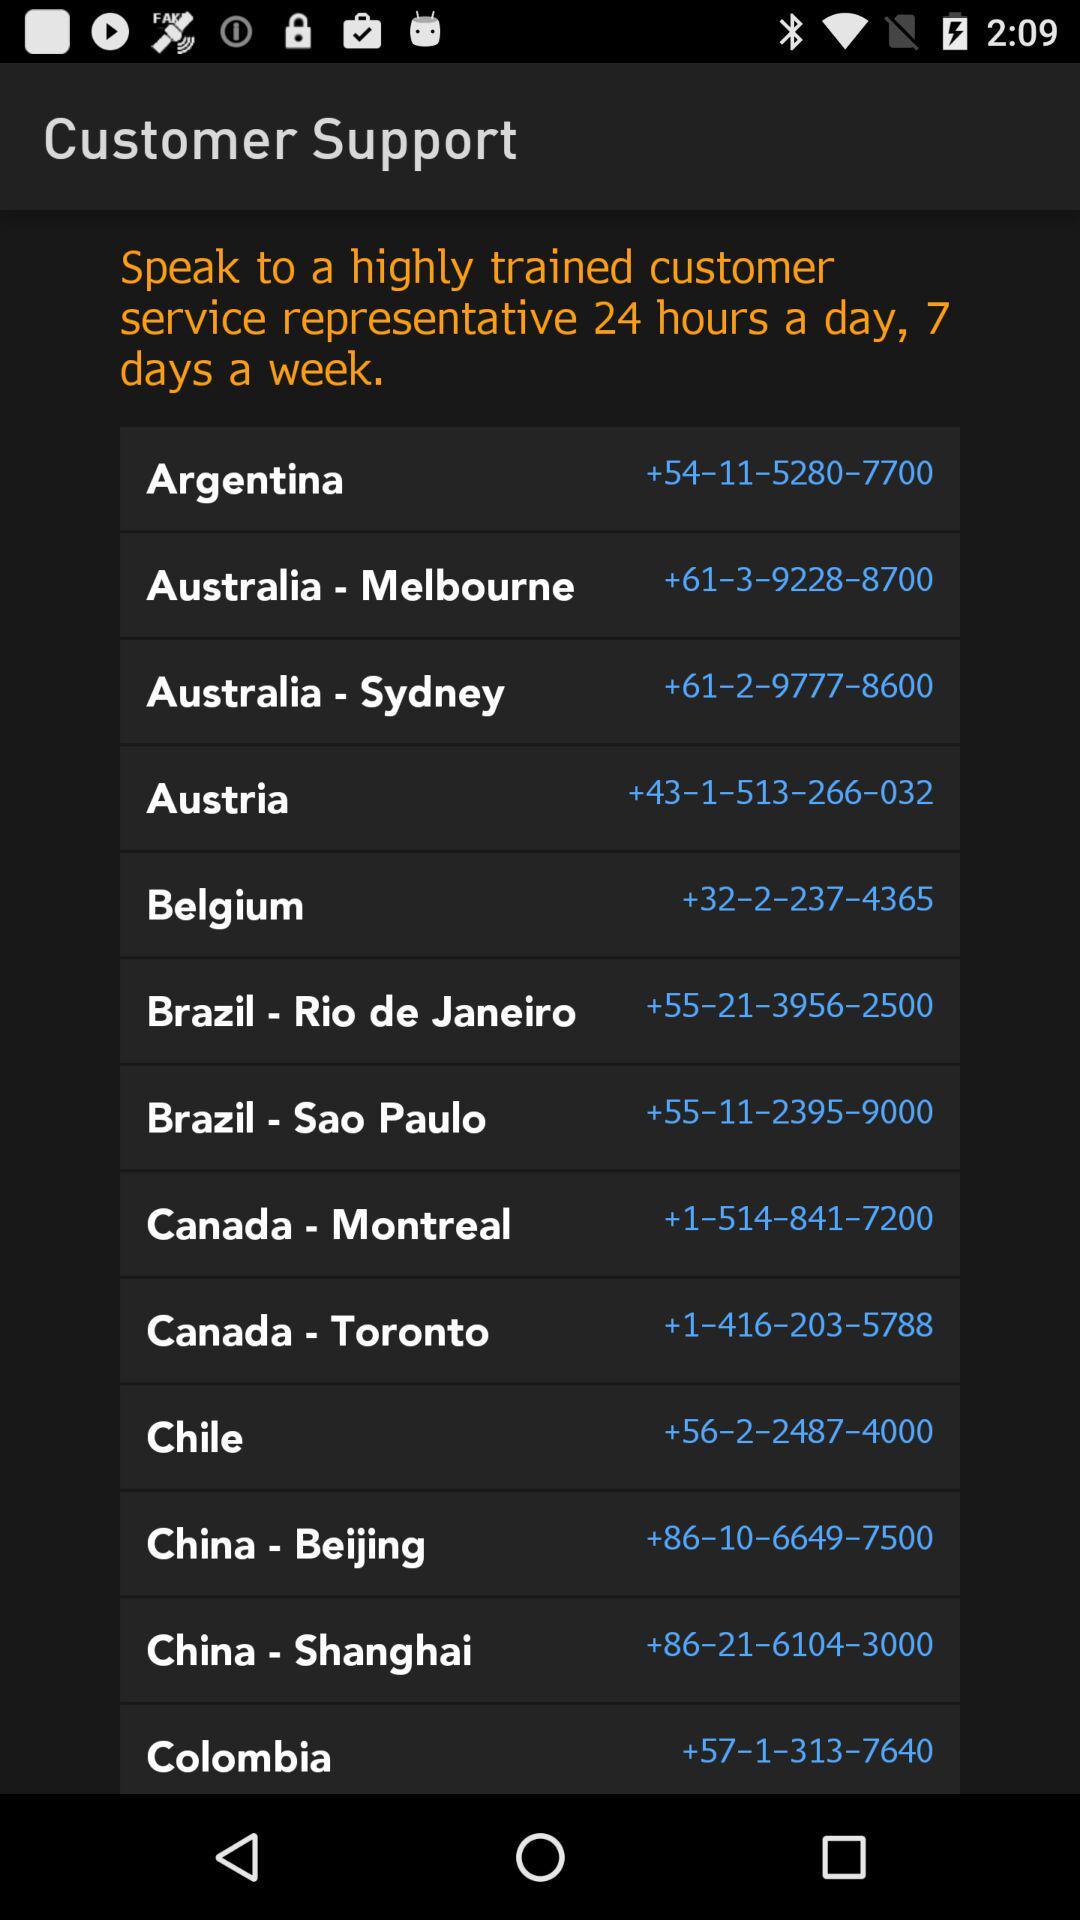 The height and width of the screenshot is (1920, 1080). What do you see at coordinates (788, 1004) in the screenshot?
I see `the icon next to brazil rio de item` at bounding box center [788, 1004].